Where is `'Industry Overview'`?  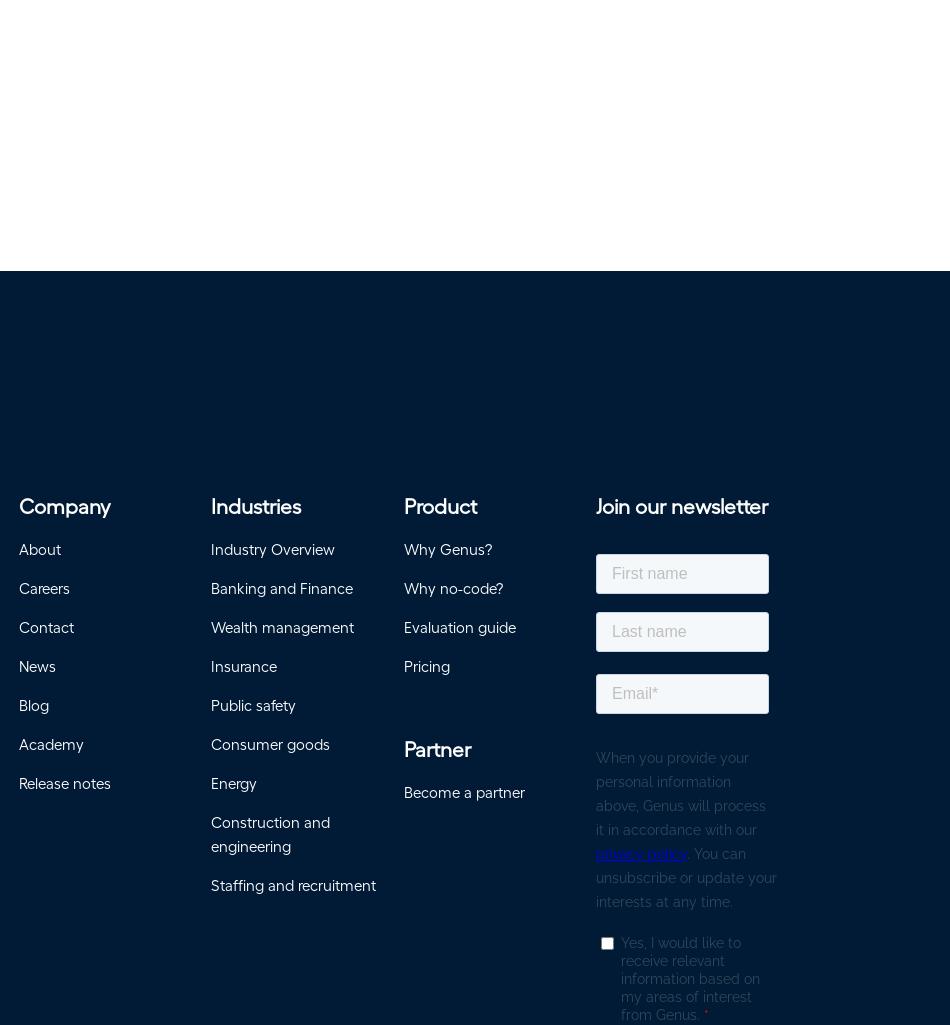 'Industry Overview' is located at coordinates (272, 554).